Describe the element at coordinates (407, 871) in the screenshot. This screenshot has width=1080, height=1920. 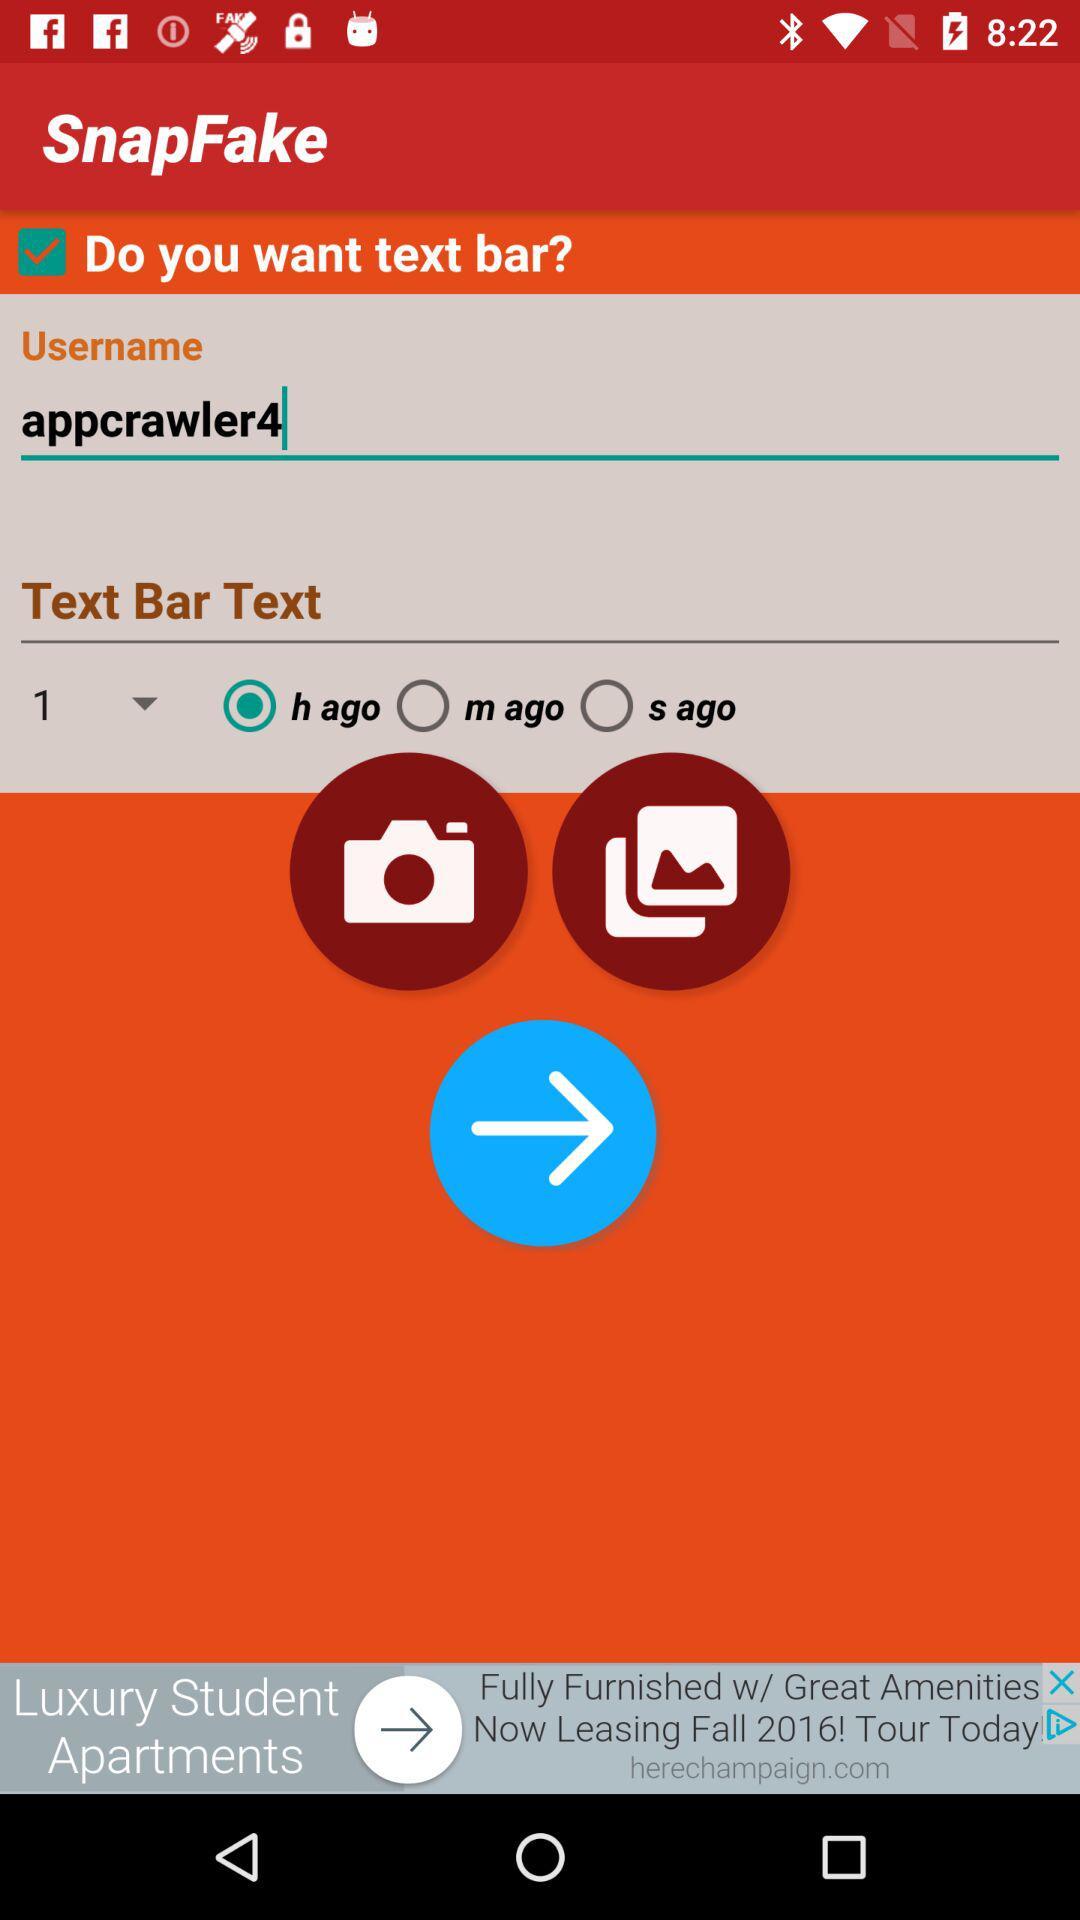
I see `camera switch option` at that location.